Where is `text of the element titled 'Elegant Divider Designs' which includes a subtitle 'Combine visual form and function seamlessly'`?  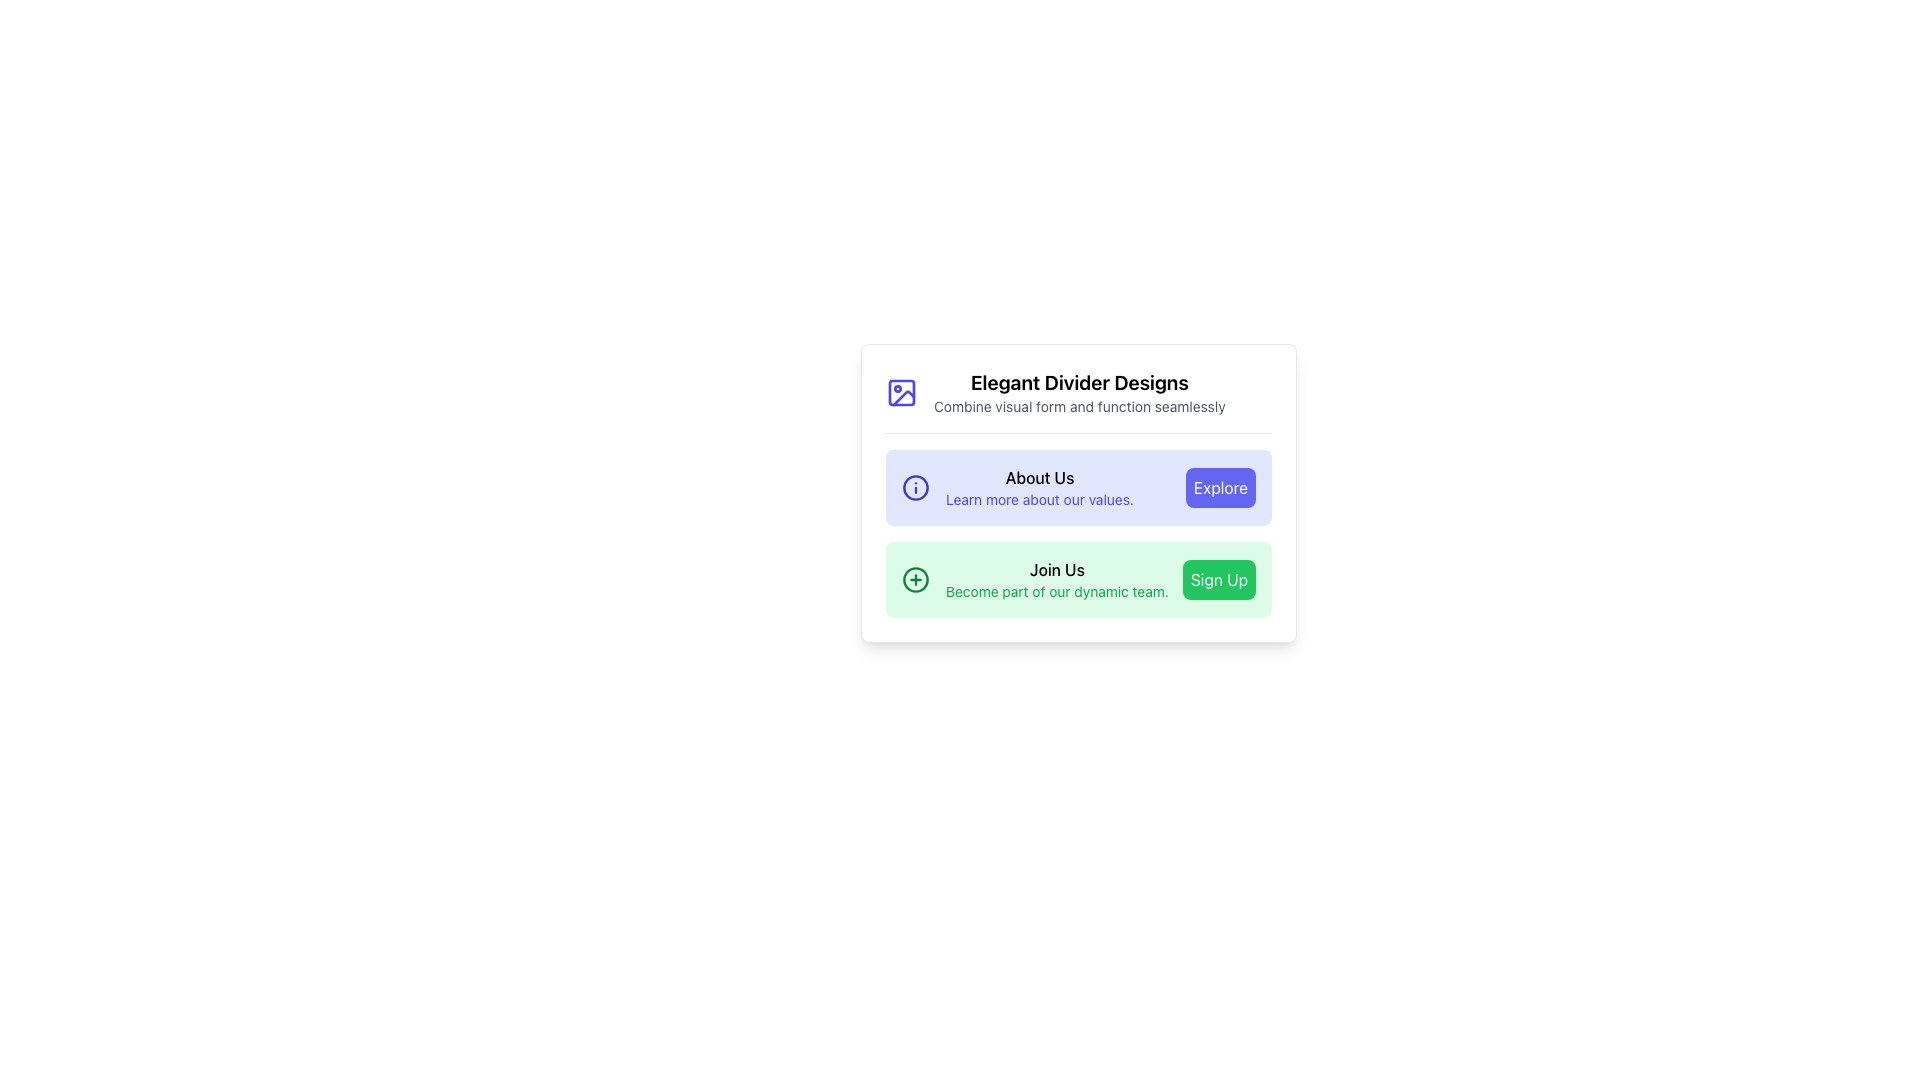 text of the element titled 'Elegant Divider Designs' which includes a subtitle 'Combine visual form and function seamlessly' is located at coordinates (1078, 393).